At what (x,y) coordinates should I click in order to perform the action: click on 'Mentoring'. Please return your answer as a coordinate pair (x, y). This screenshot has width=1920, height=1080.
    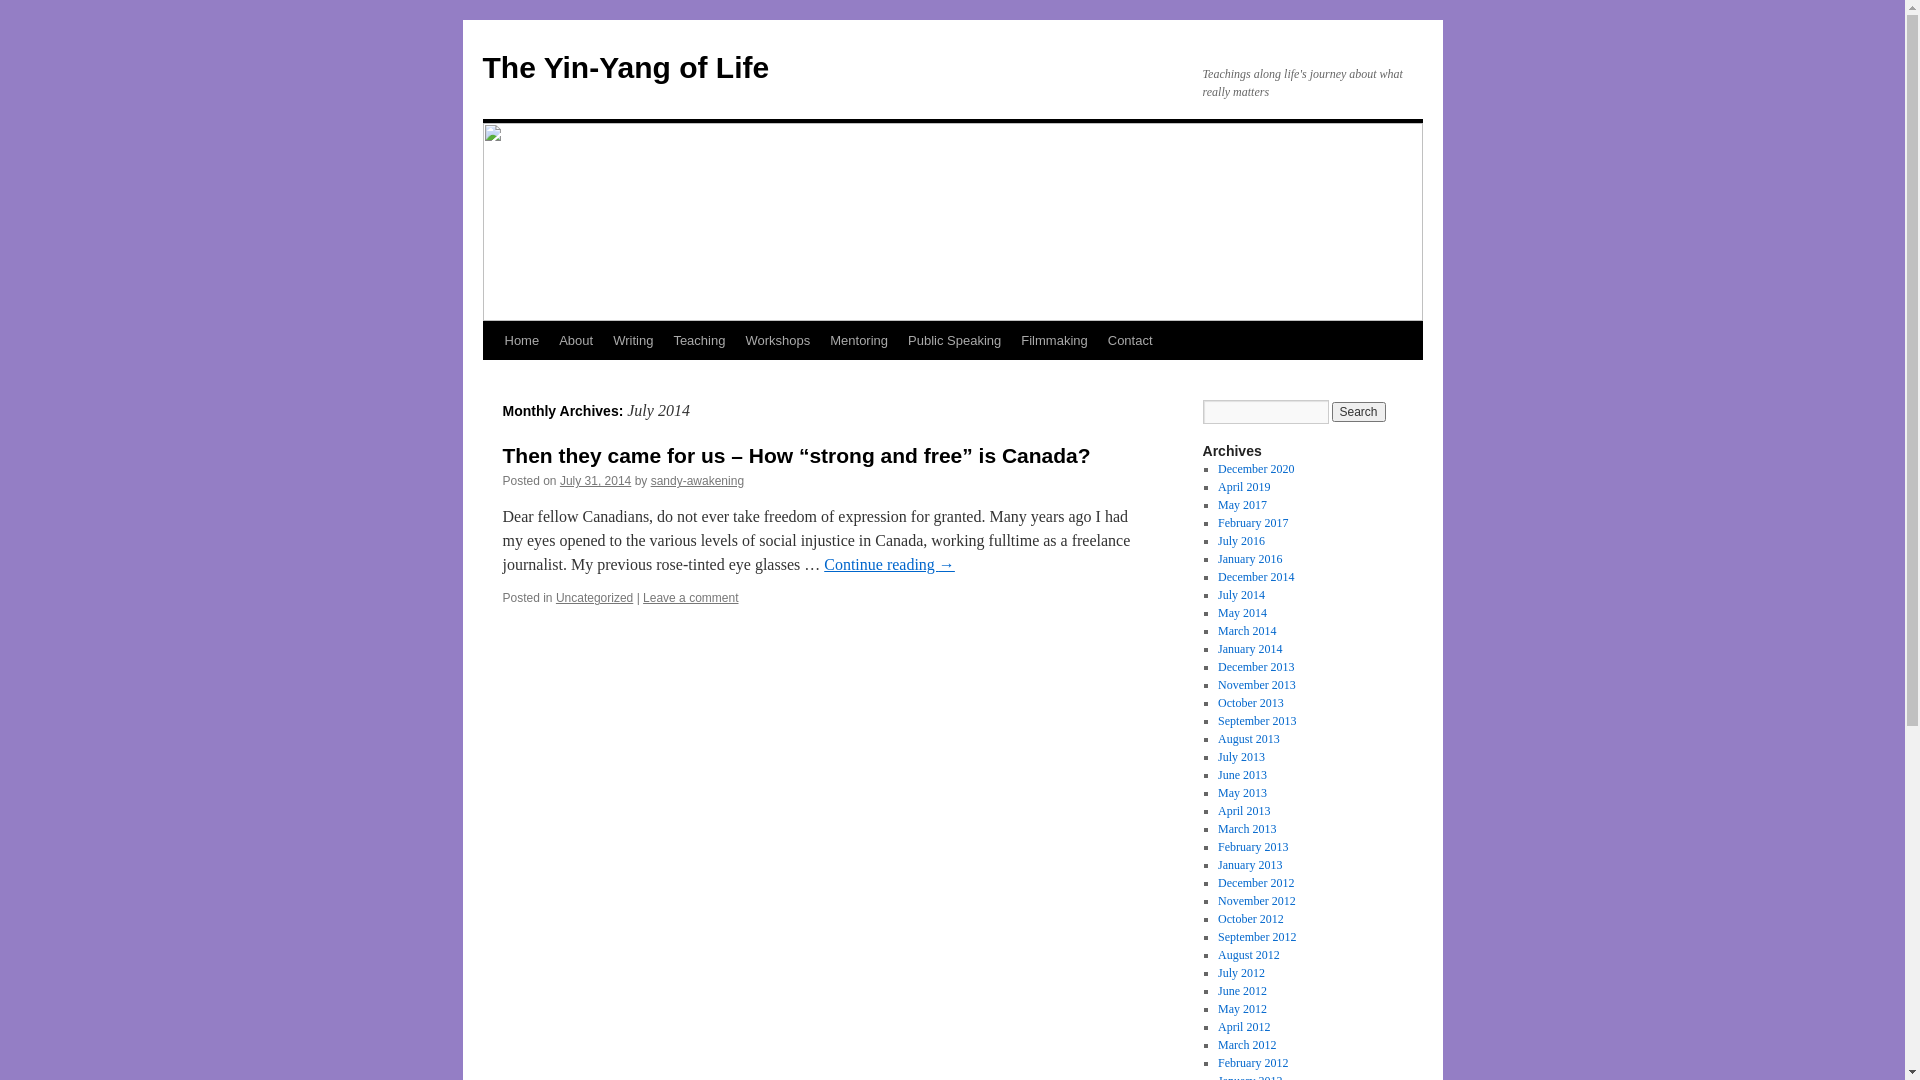
    Looking at the image, I should click on (859, 339).